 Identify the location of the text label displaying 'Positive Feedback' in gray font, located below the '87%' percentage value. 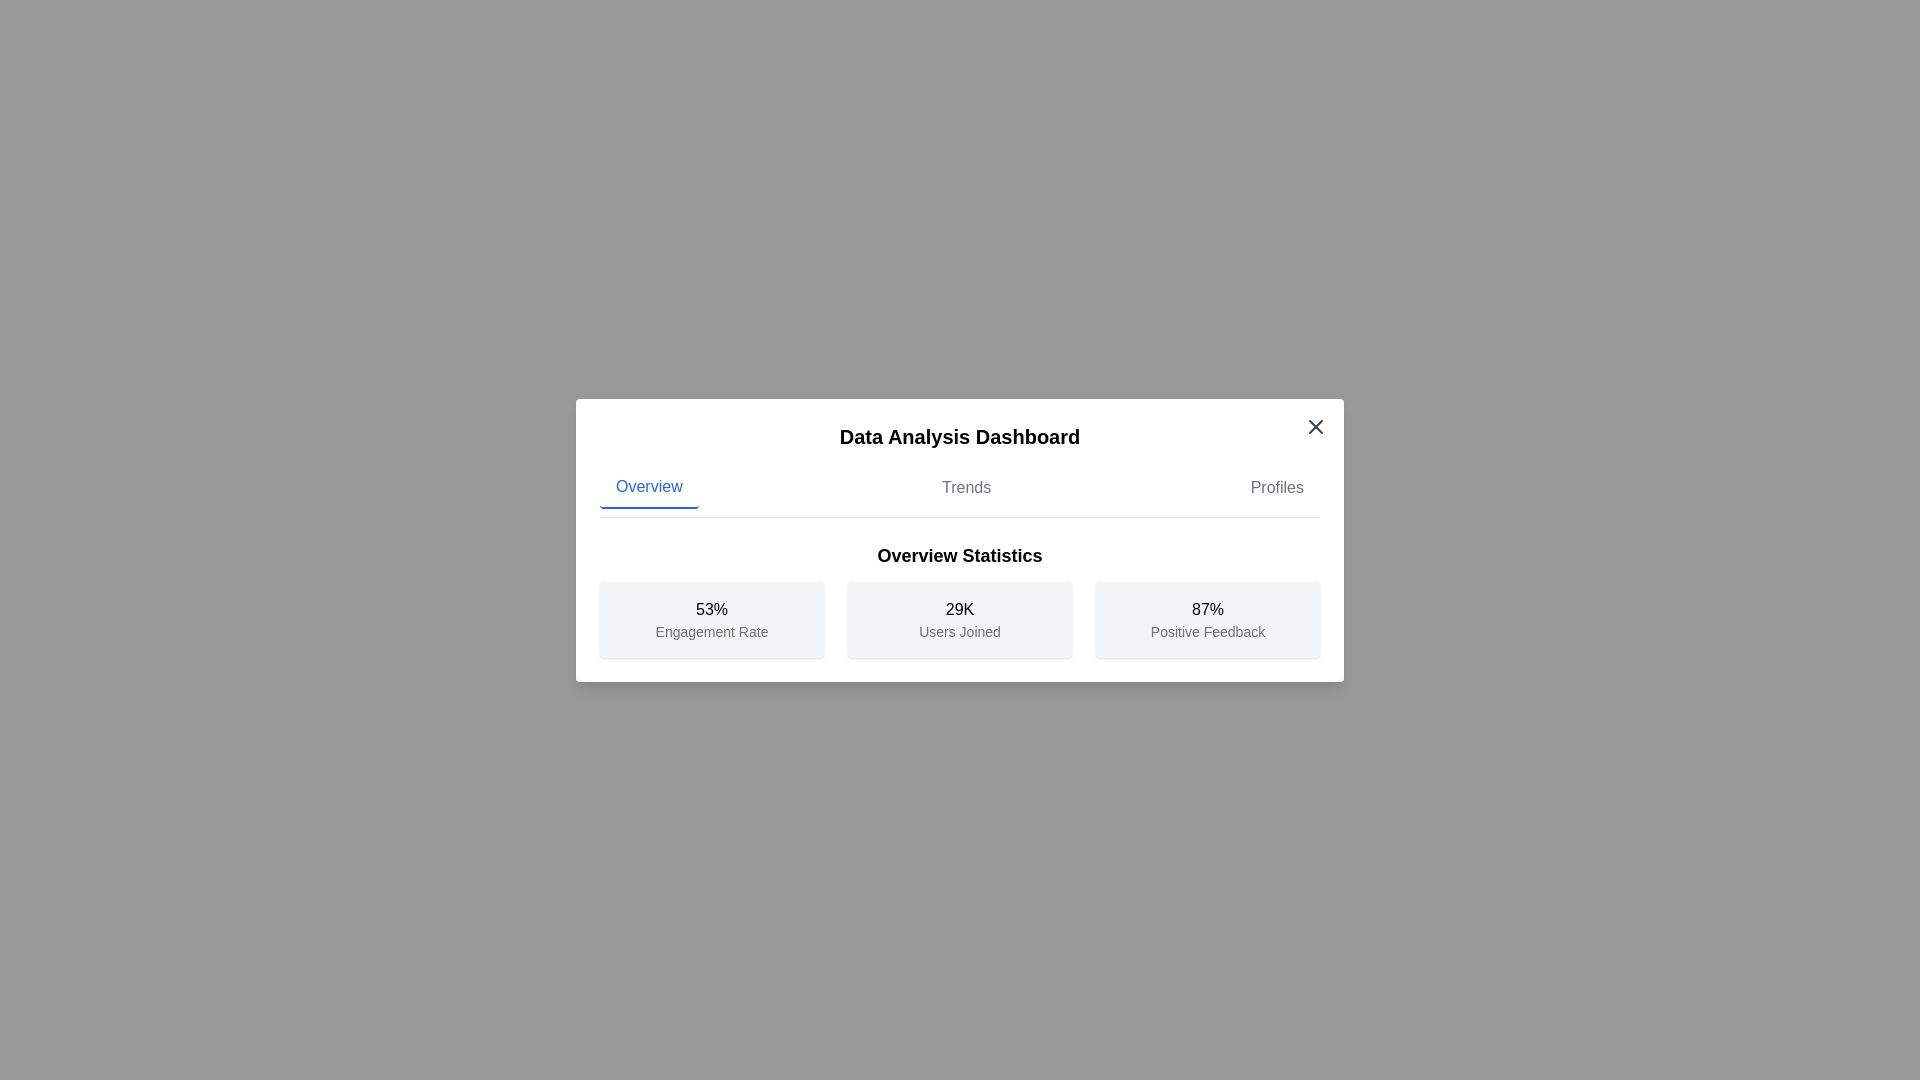
(1207, 631).